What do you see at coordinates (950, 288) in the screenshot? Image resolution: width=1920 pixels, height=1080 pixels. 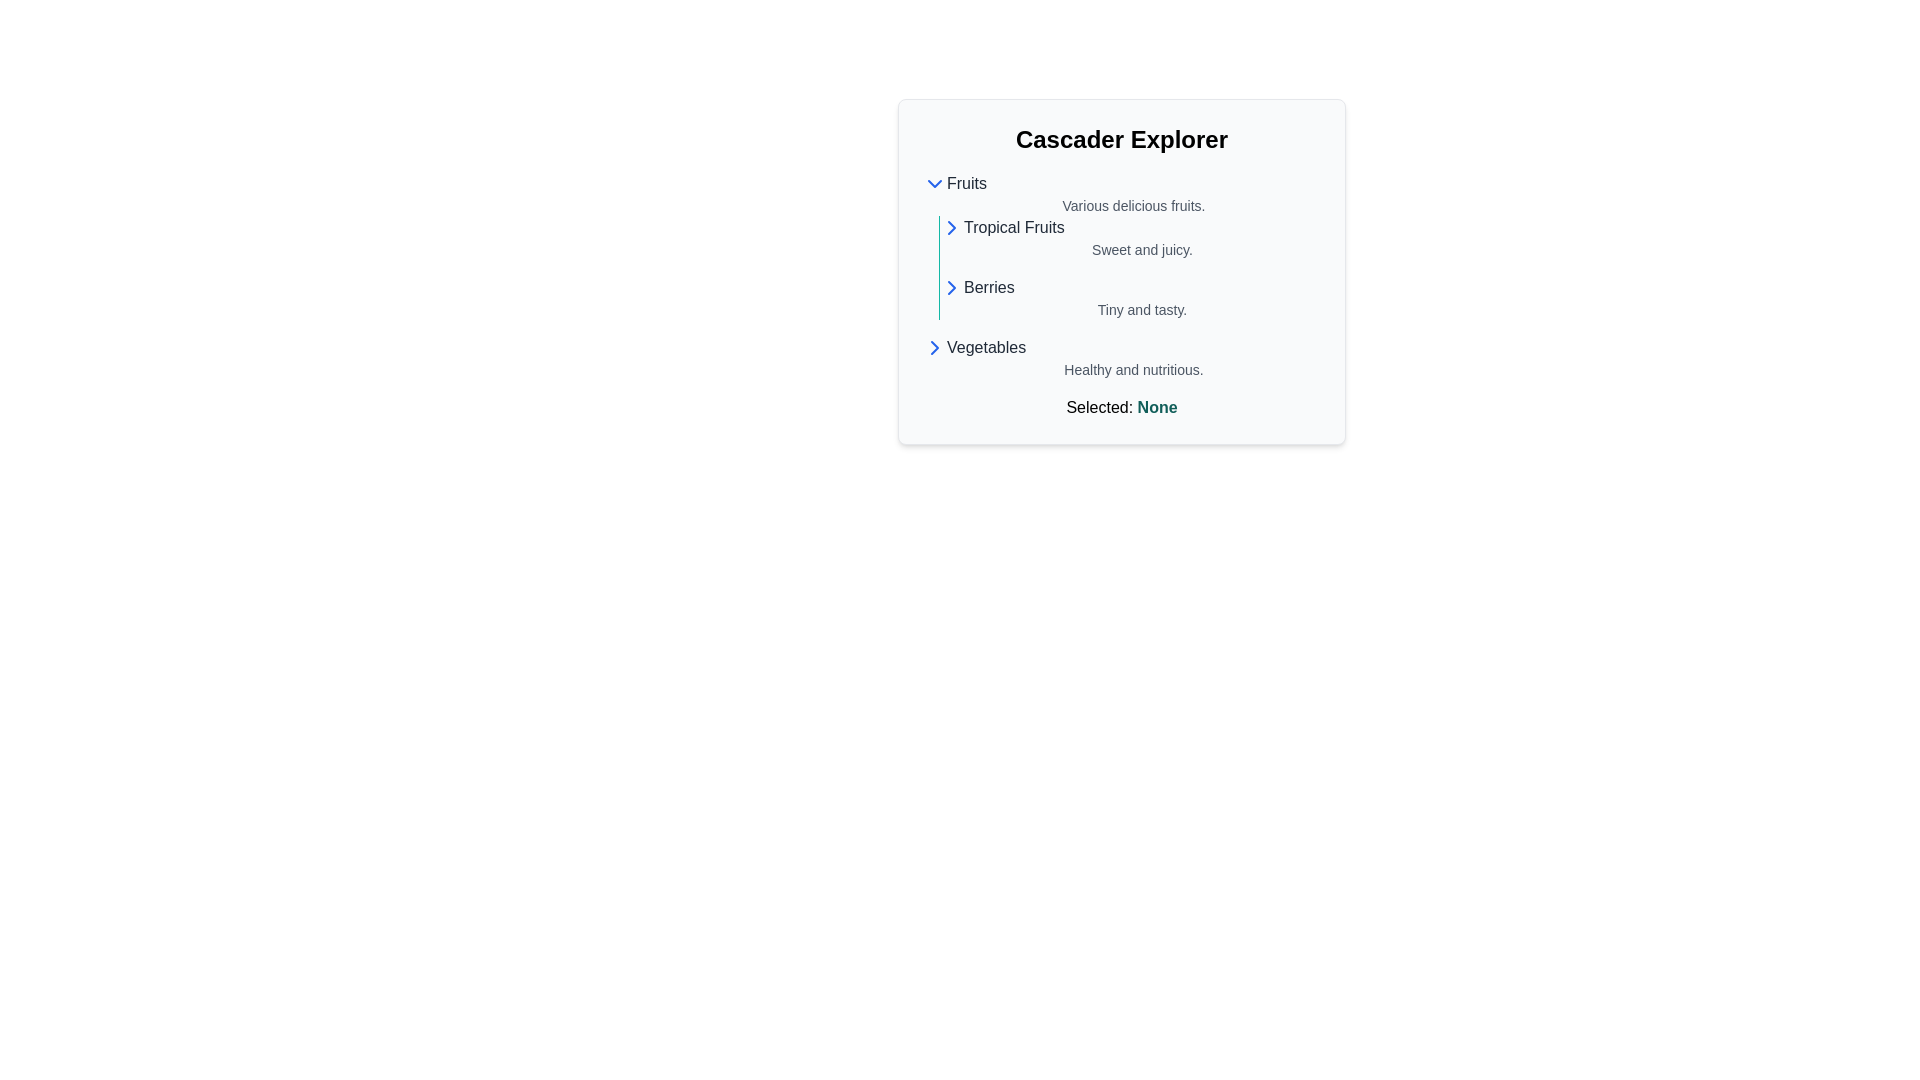 I see `the Chevron-right icon located to the left of the 'Berries' text under the 'Tropical Fruits' category in the Cascader Explorer interface to receive a visual indication of interactivity` at bounding box center [950, 288].